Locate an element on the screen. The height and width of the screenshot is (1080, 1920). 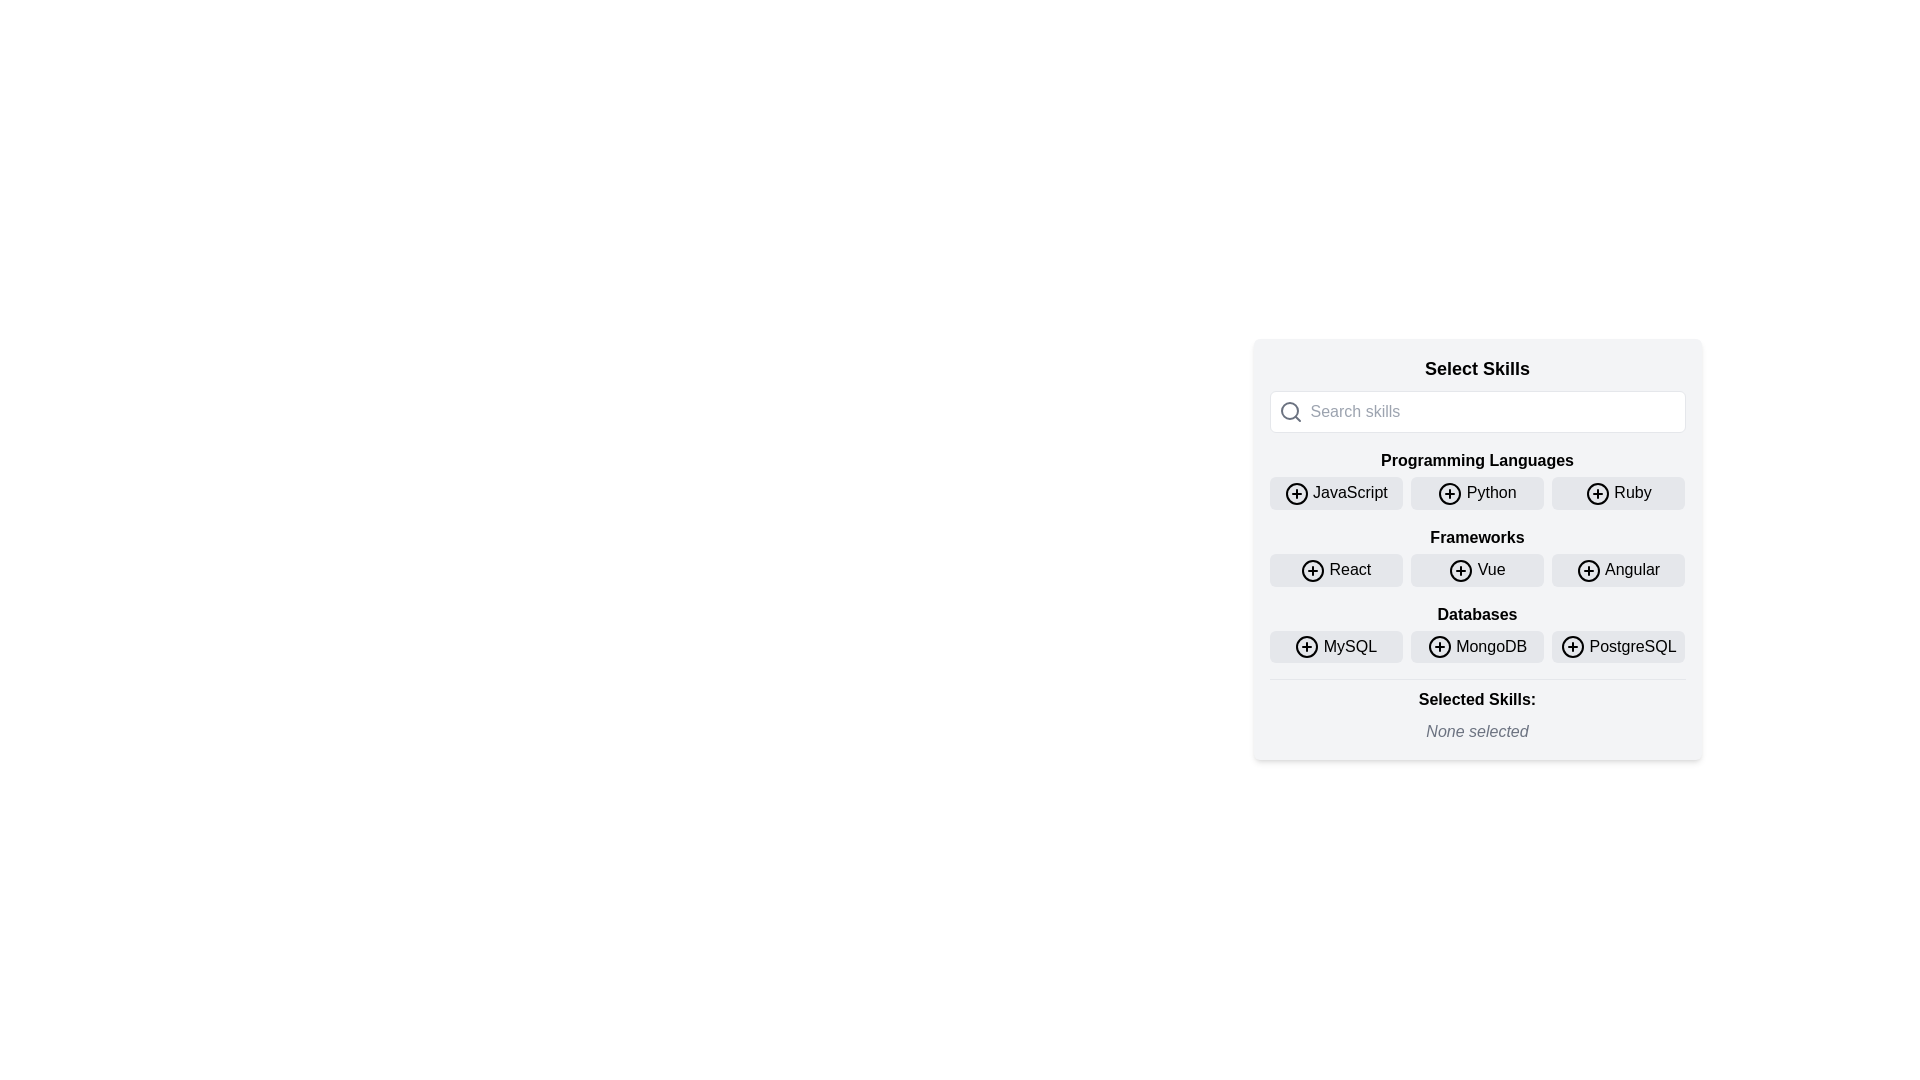
the 'Angular' button in the 'Frameworks' category of the skills selection interface is located at coordinates (1588, 570).